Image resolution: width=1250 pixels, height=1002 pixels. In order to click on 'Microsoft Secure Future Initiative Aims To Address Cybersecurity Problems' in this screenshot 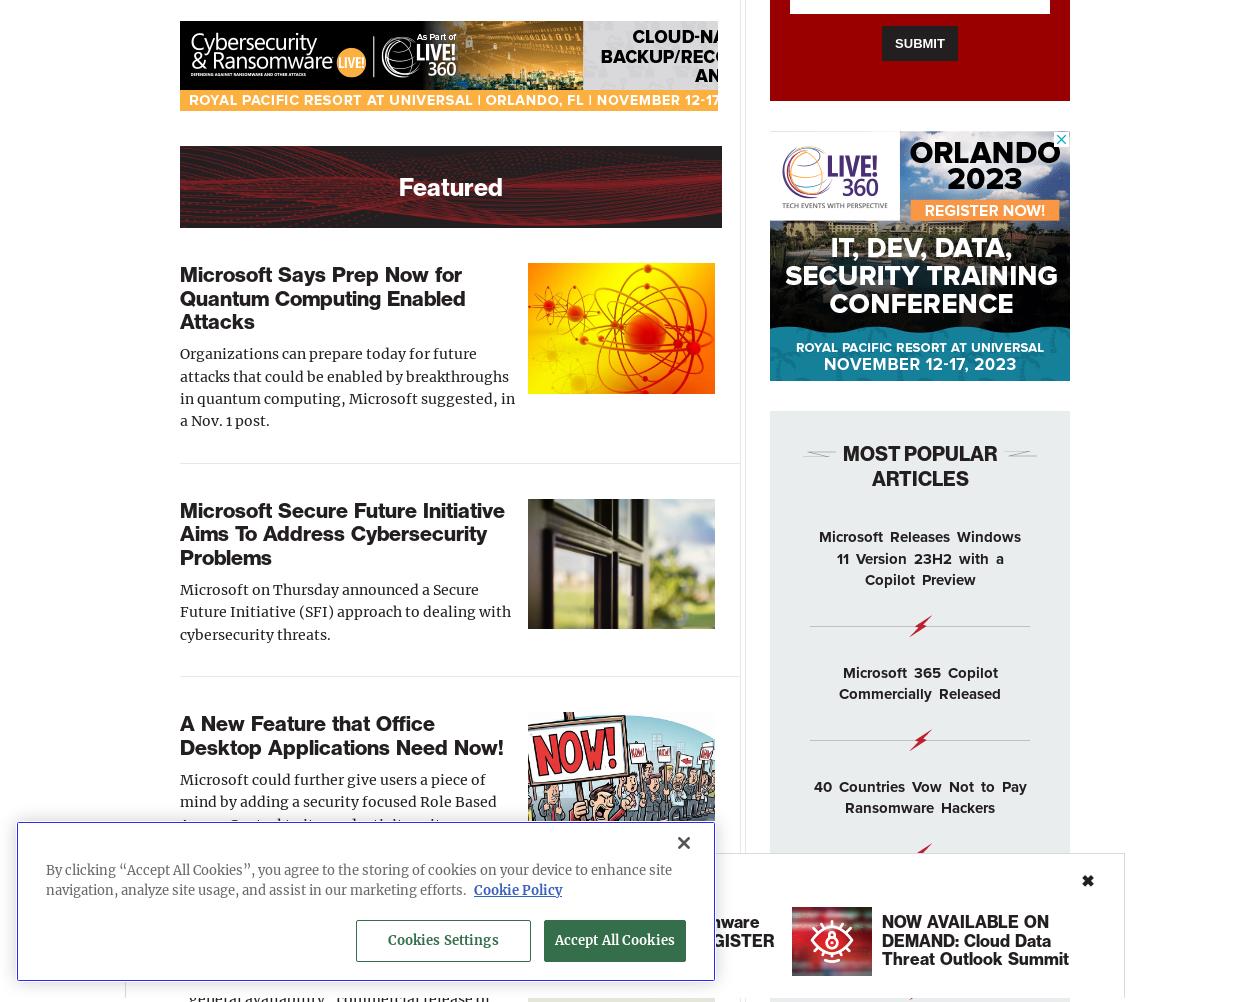, I will do `click(341, 532)`.